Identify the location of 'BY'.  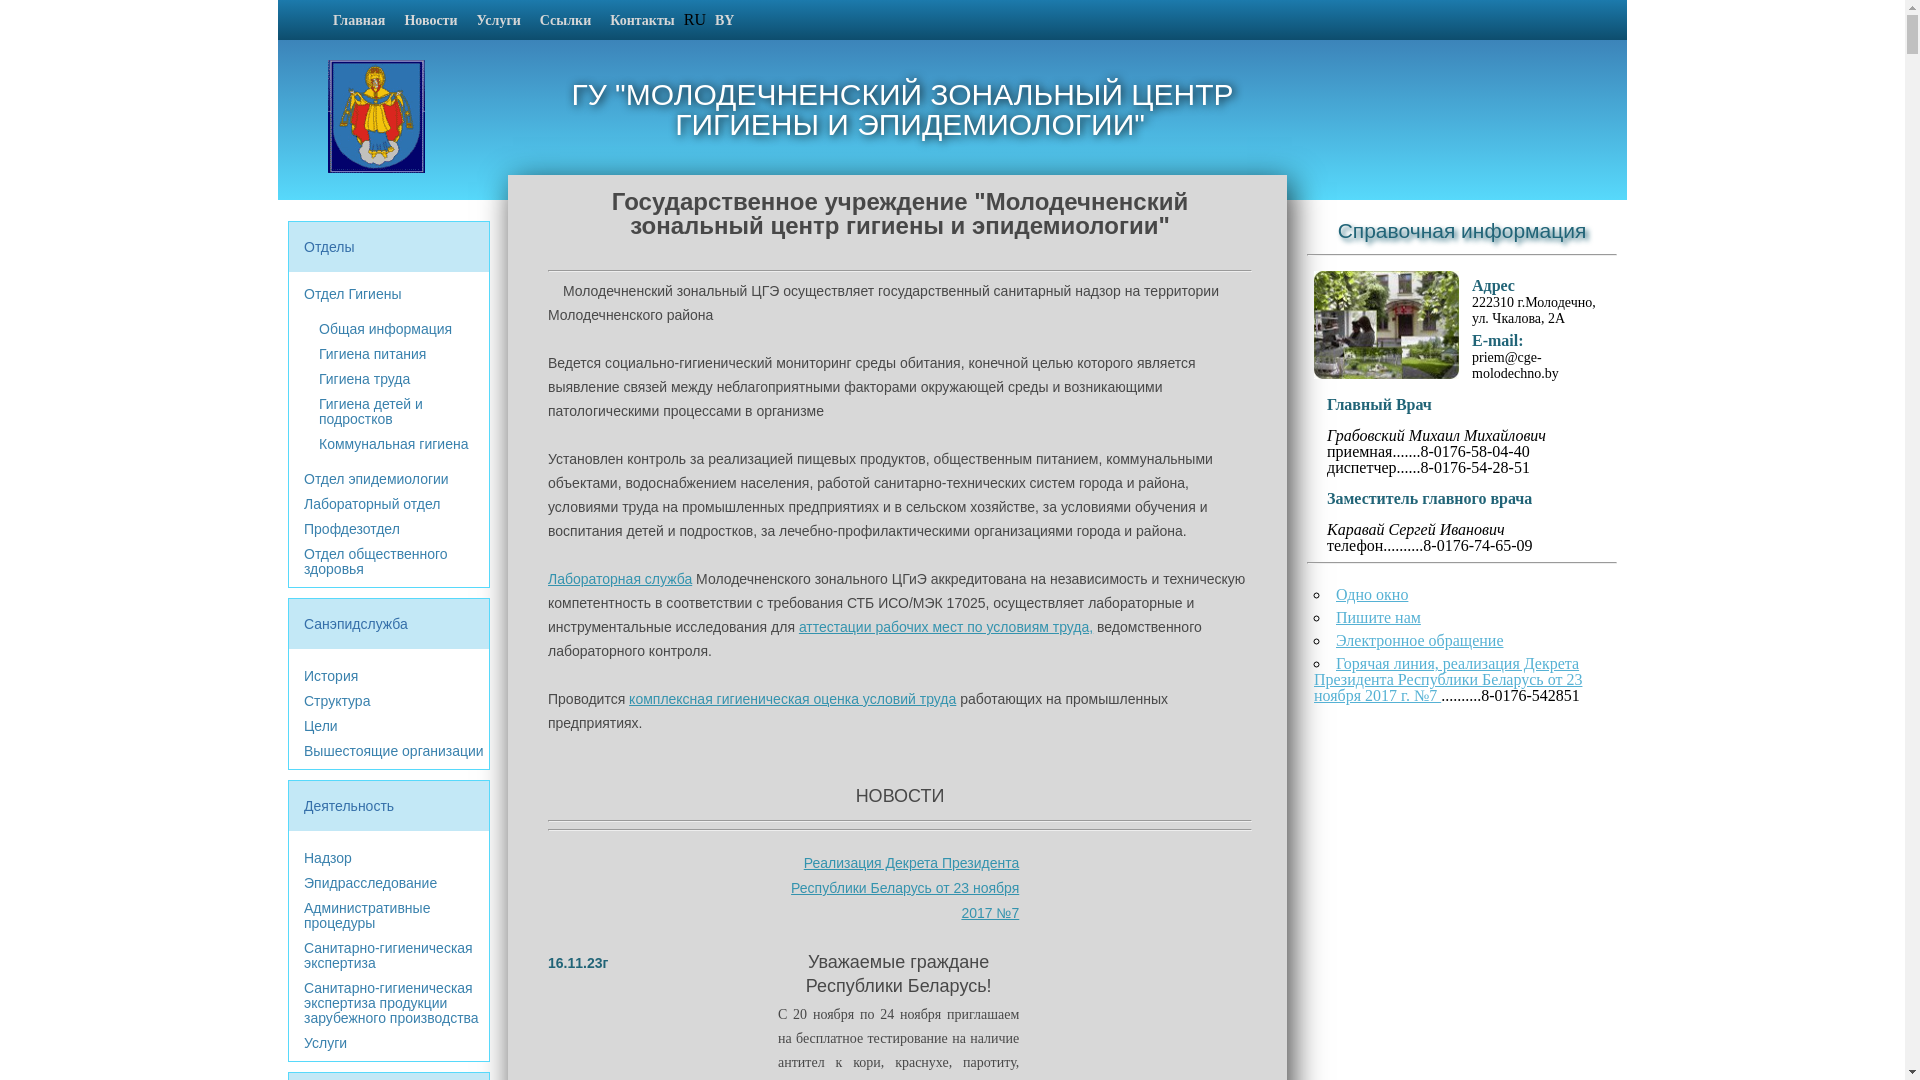
(705, 20).